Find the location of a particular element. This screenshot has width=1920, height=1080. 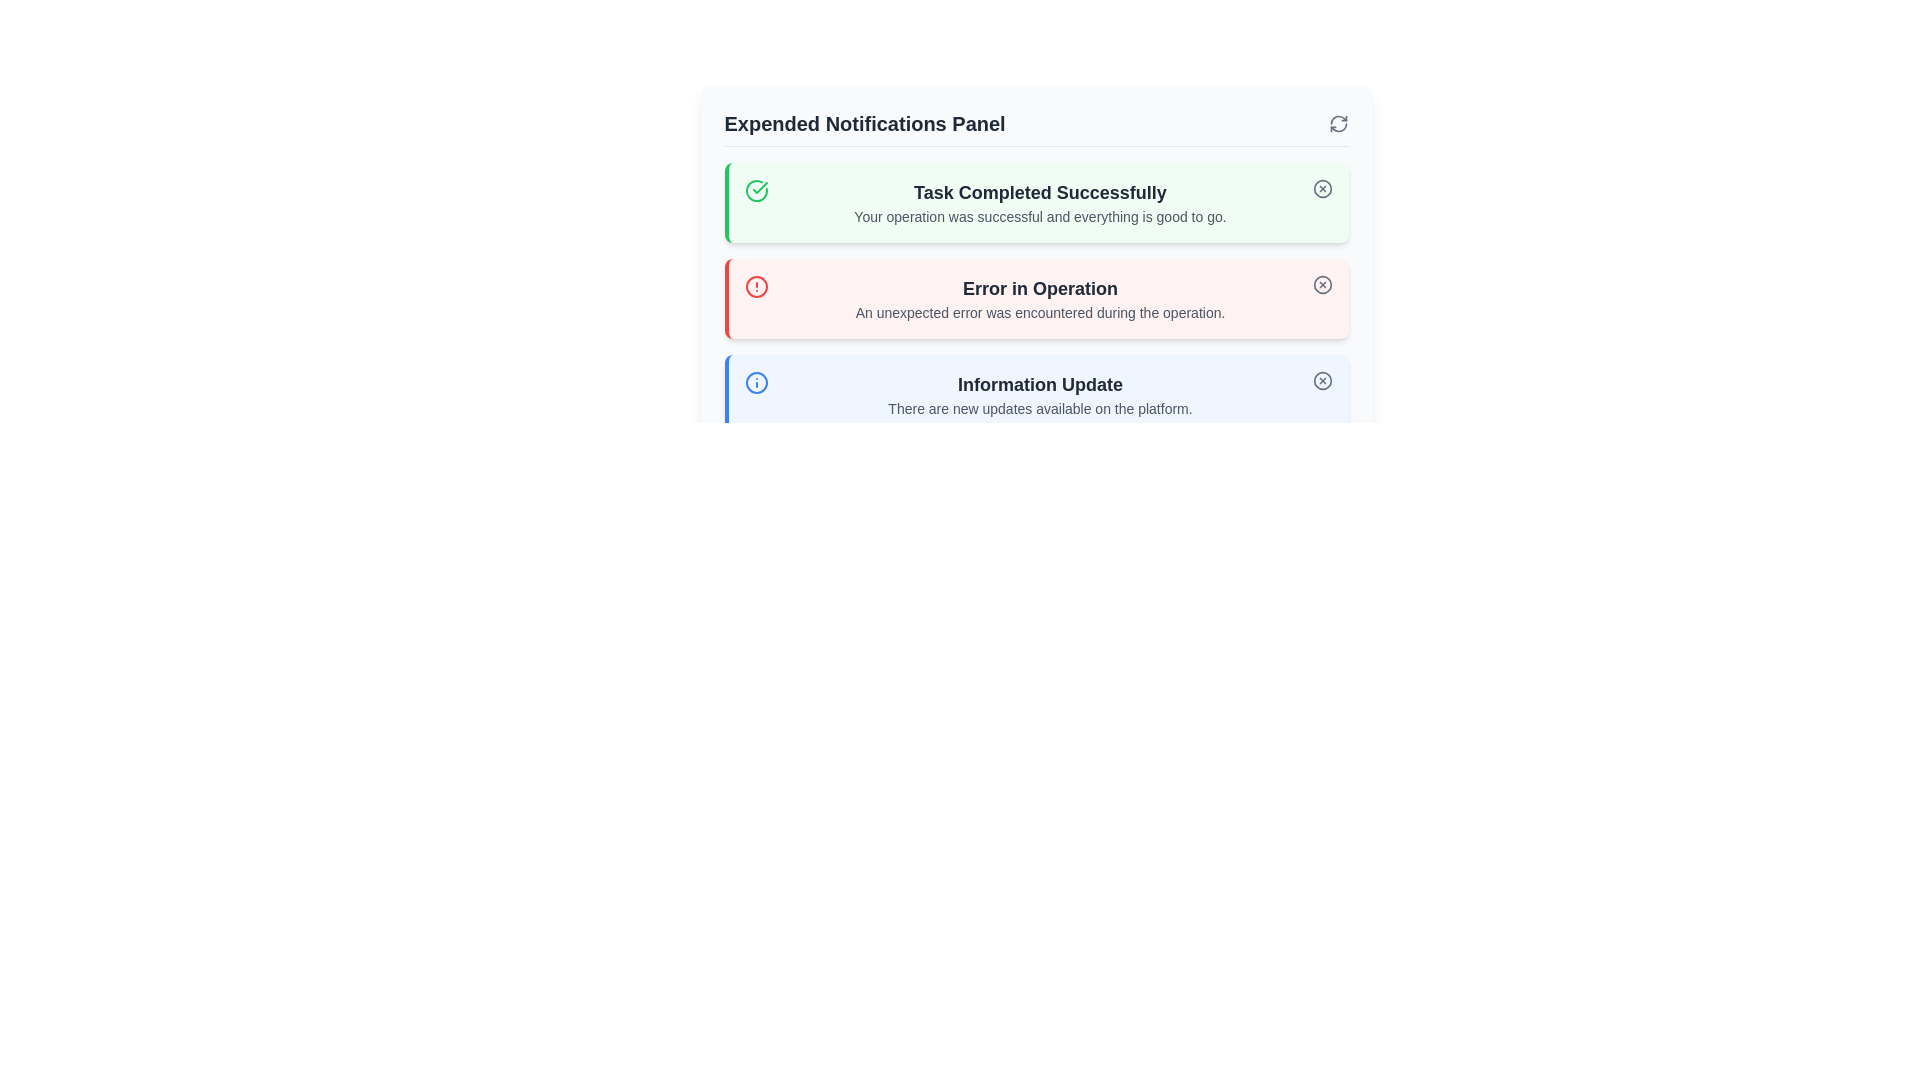

visual indication of the checkmark icon that signifies the successful completion of the task in the notification titled 'Task Completed Successfully' is located at coordinates (758, 188).